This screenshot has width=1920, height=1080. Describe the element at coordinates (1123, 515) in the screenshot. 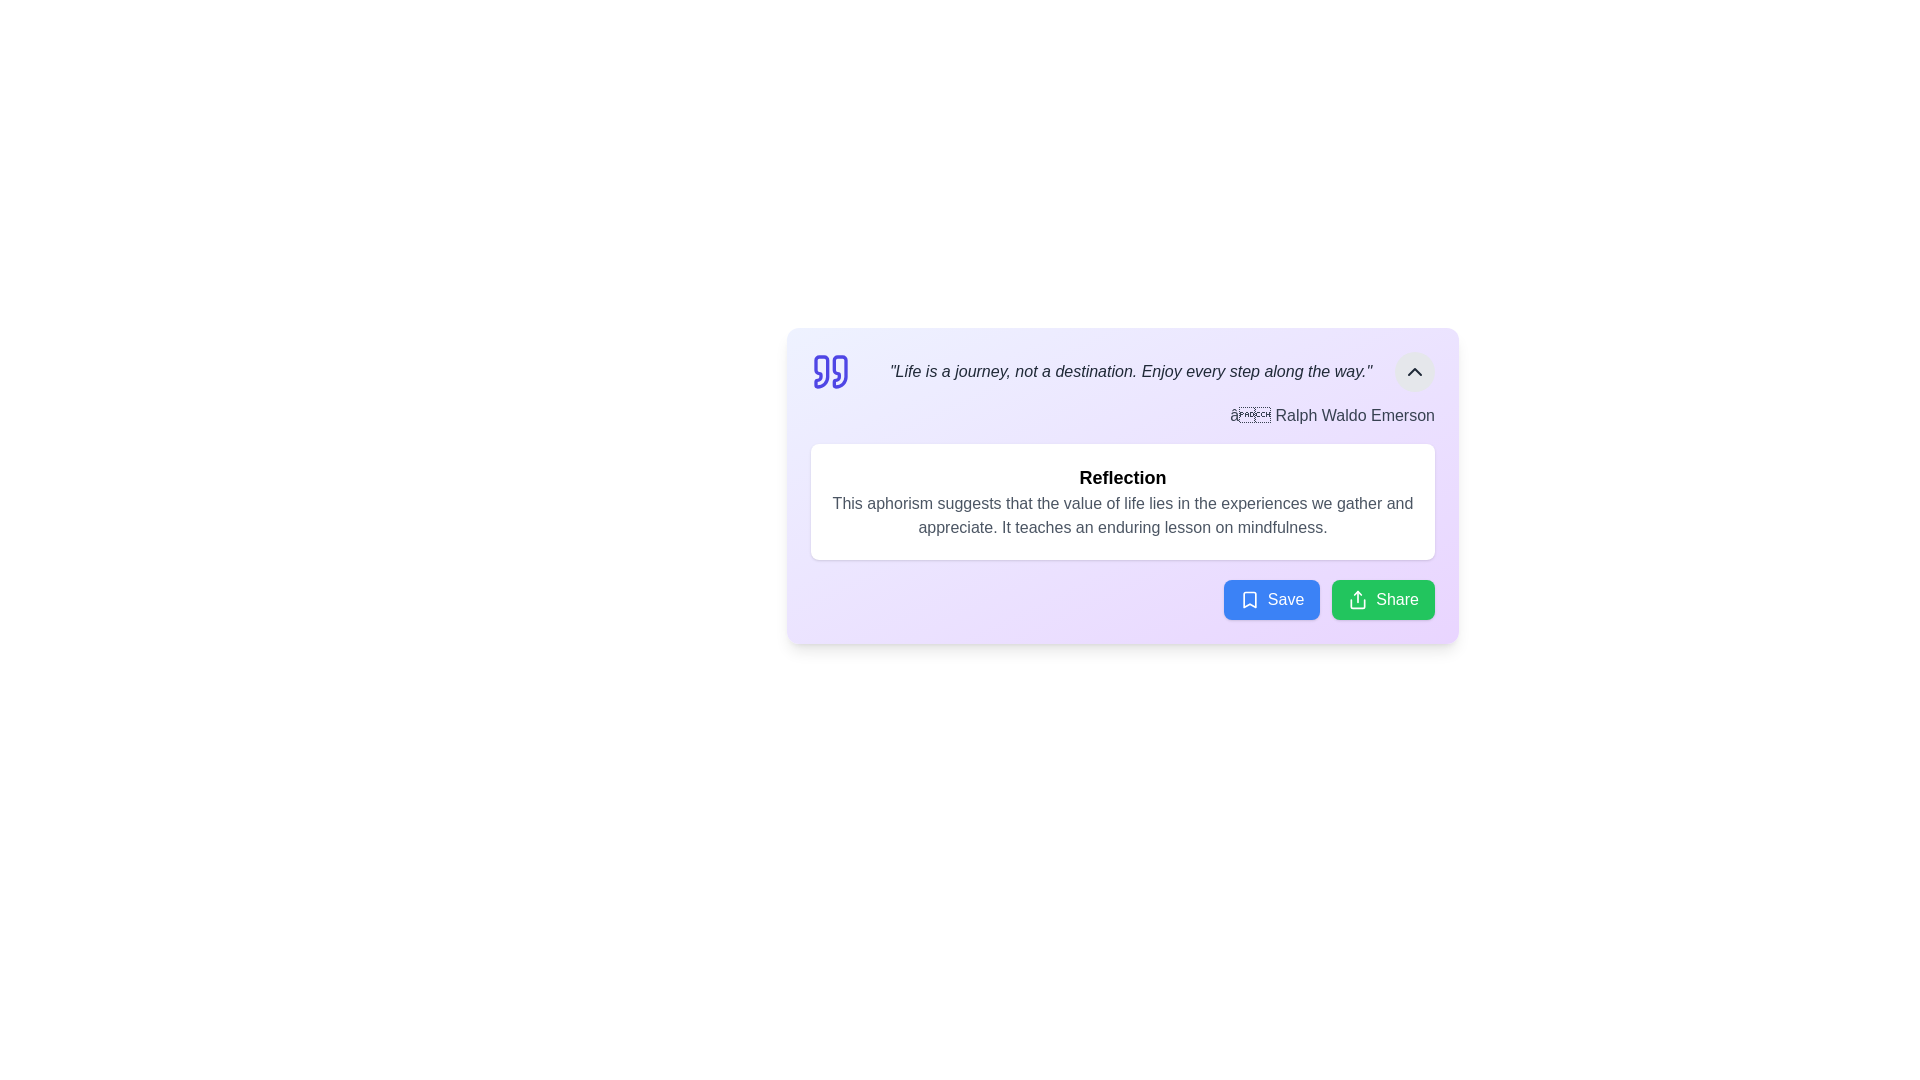

I see `informational text content about mindfulness positioned below the 'Reflection' heading, which is styled in a smaller, grayish font` at that location.